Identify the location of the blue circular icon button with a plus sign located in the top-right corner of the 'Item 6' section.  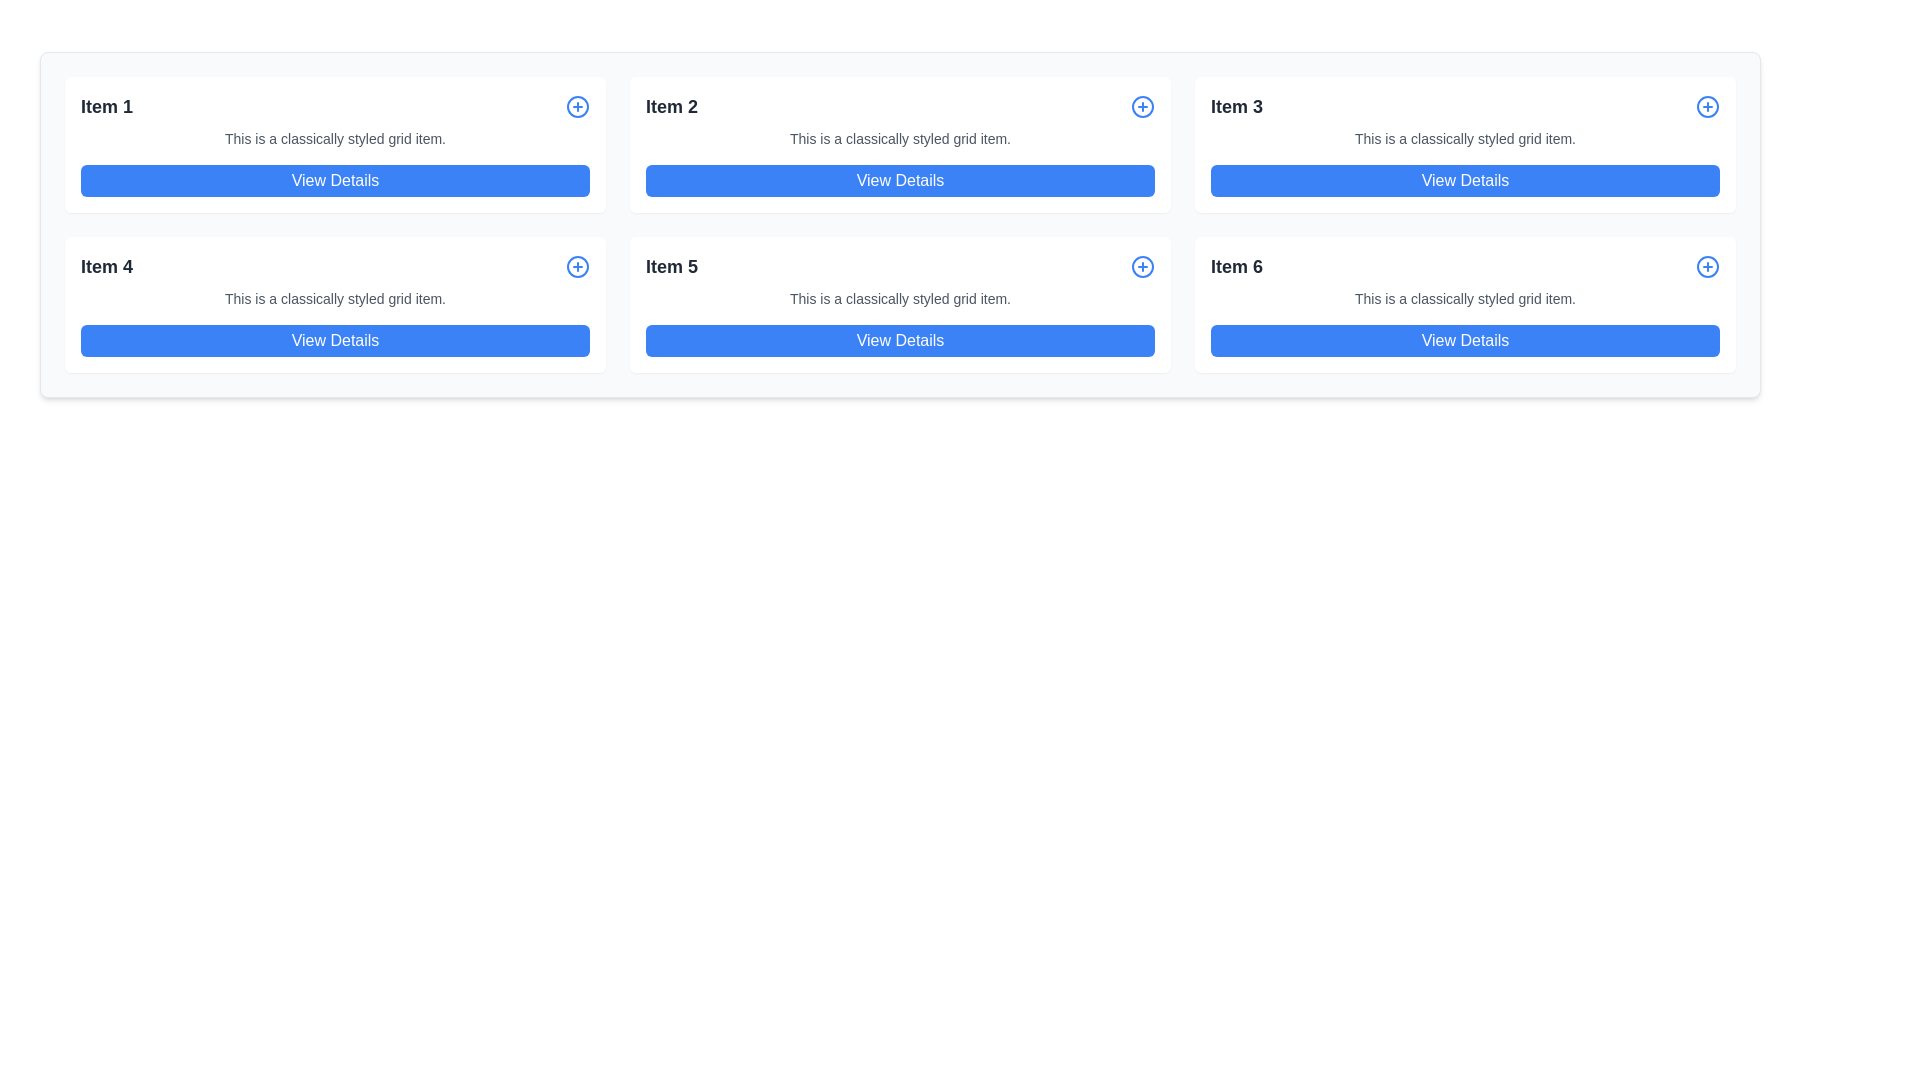
(1707, 265).